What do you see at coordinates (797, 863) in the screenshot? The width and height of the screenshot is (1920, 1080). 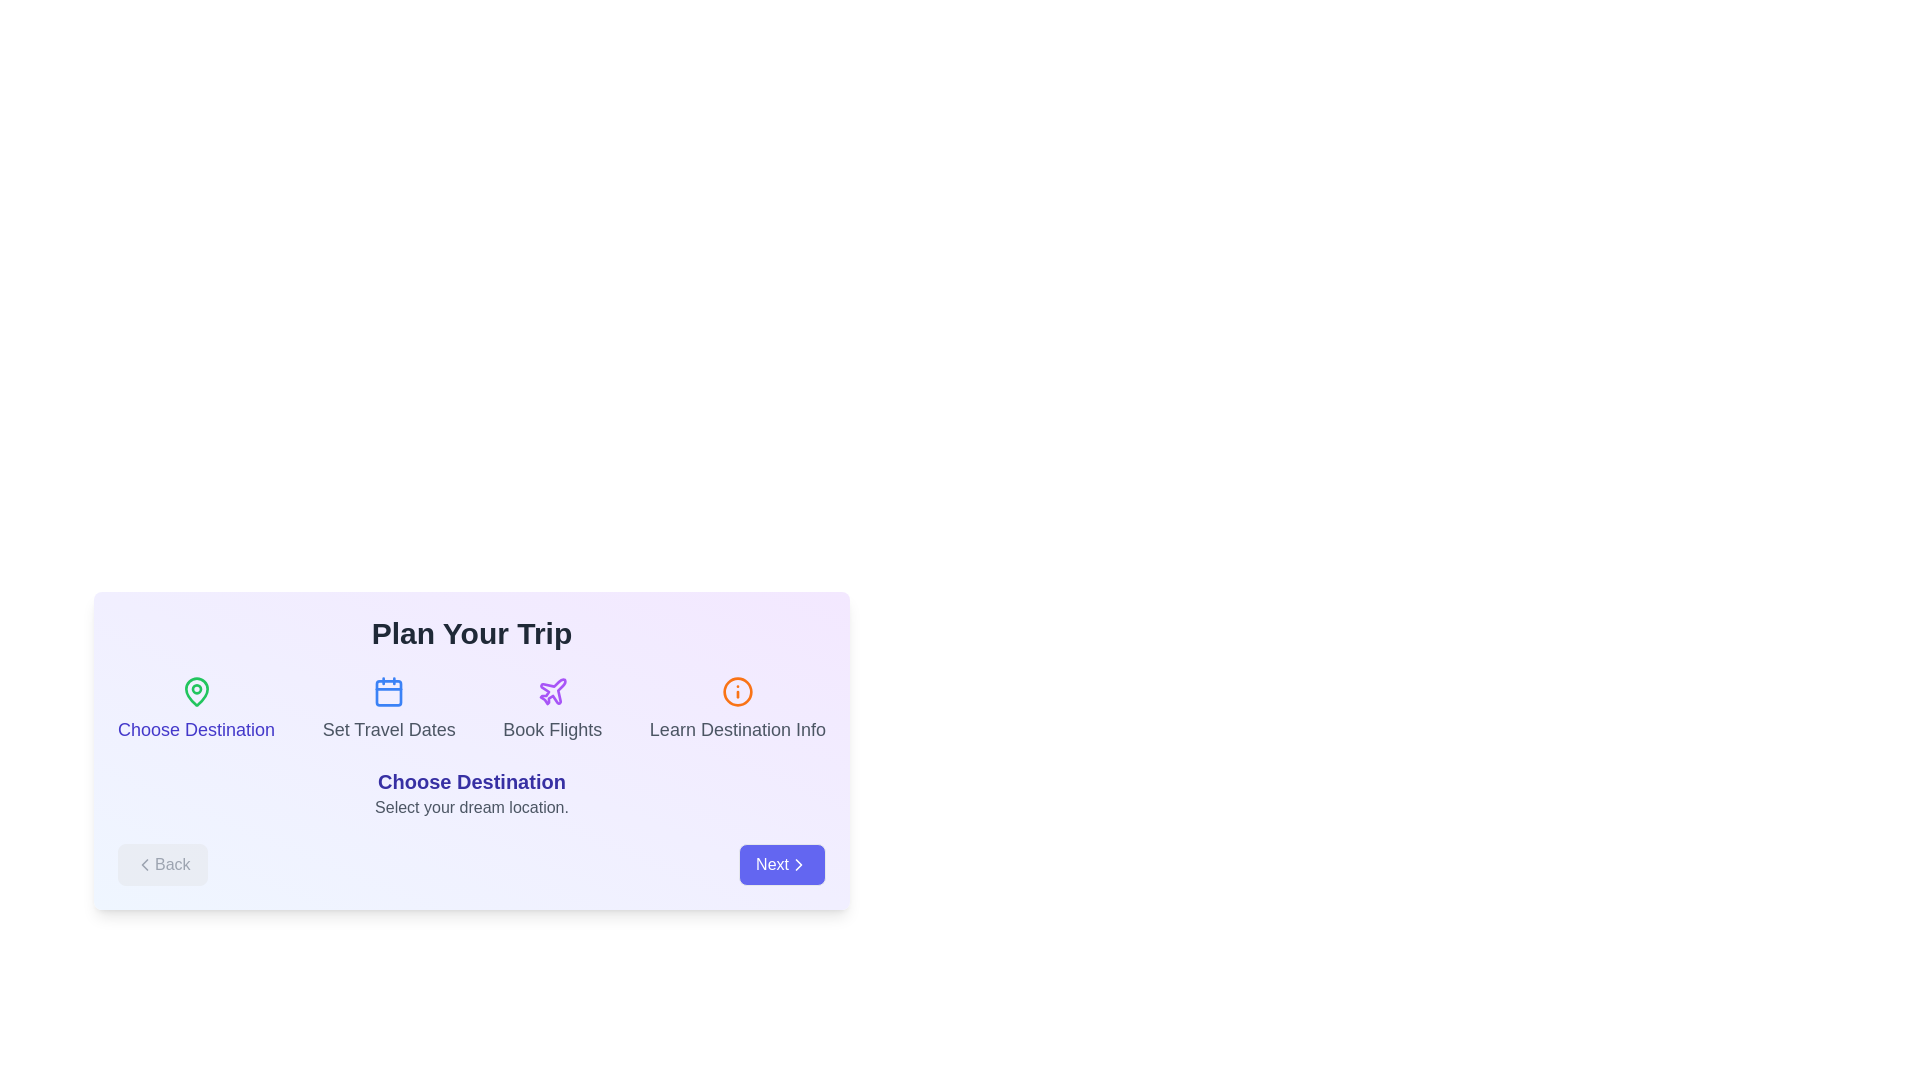 I see `the right-facing chevron icon inside the 'Next' button located at the bottom-right area of the 'Plan Your Trip' panel` at bounding box center [797, 863].